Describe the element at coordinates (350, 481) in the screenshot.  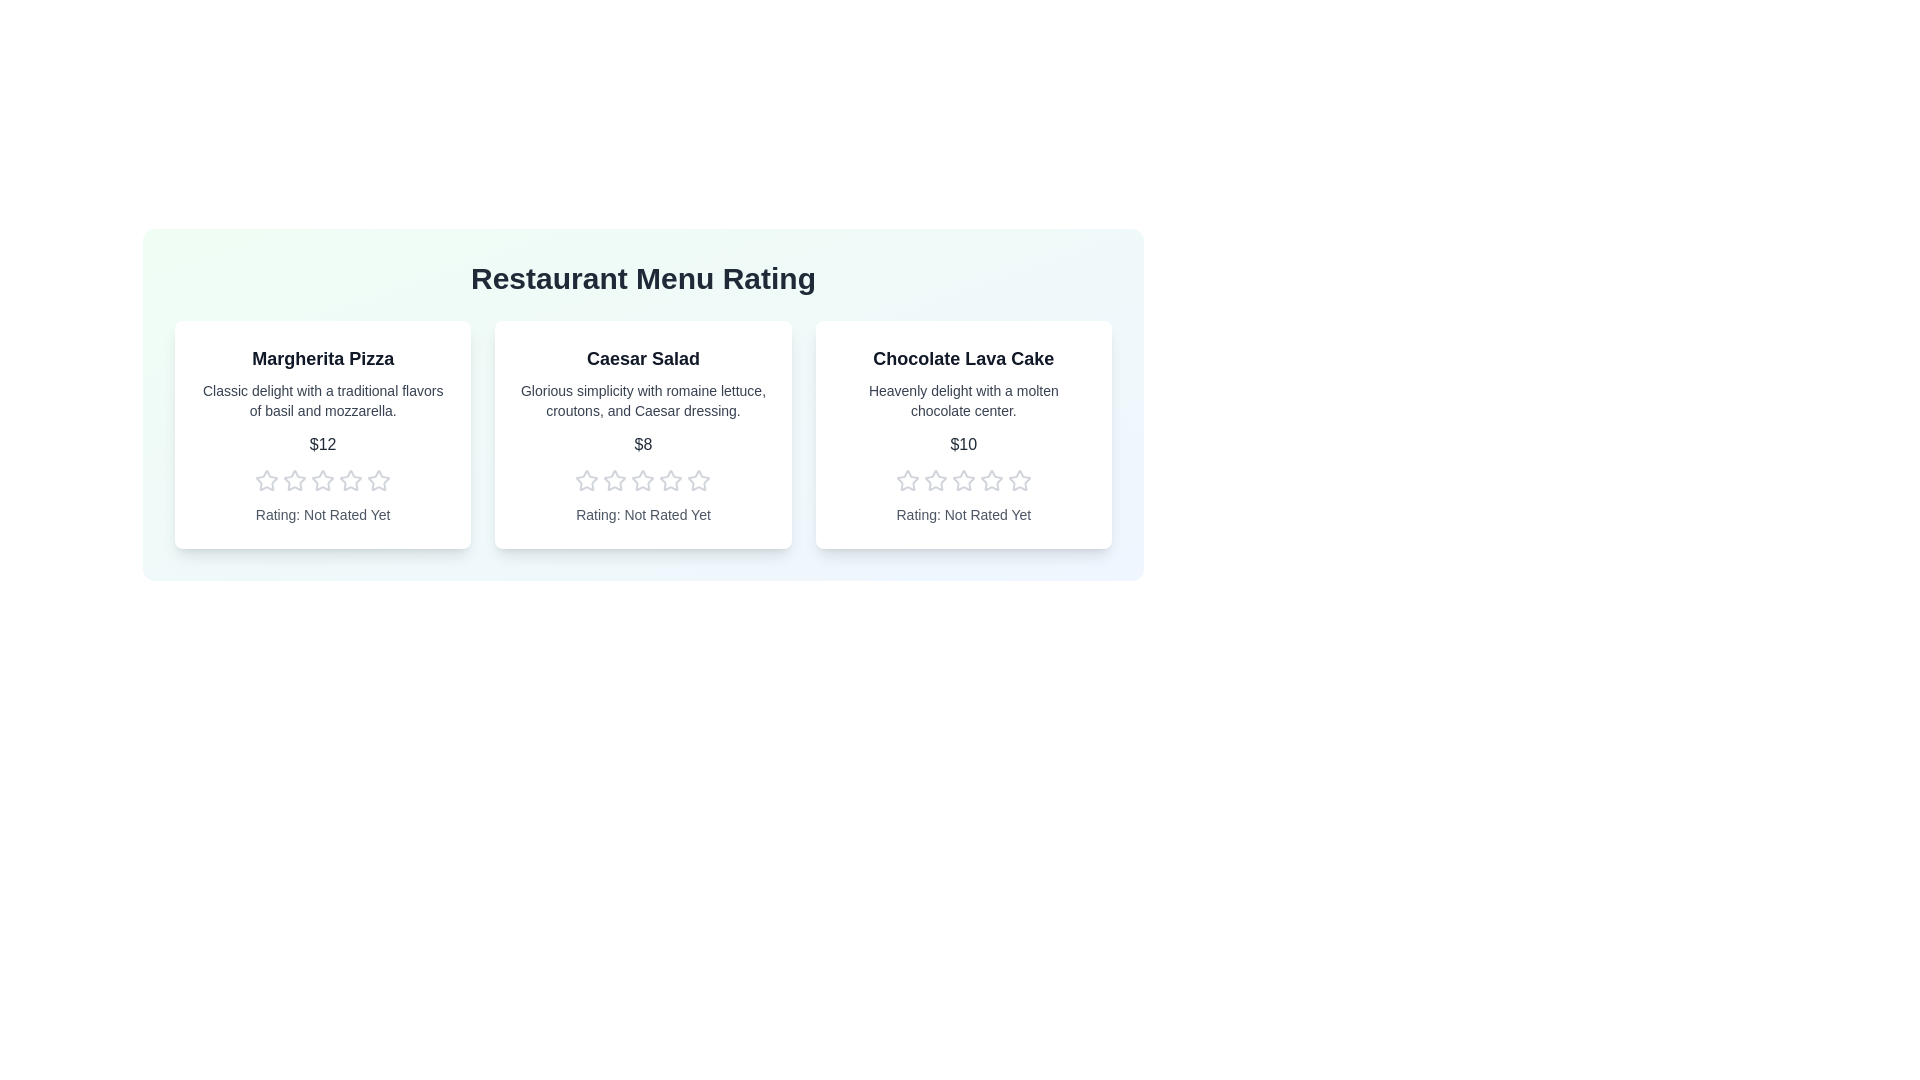
I see `the star corresponding to the desired rating 4 for the menu item Margherita Pizza` at that location.